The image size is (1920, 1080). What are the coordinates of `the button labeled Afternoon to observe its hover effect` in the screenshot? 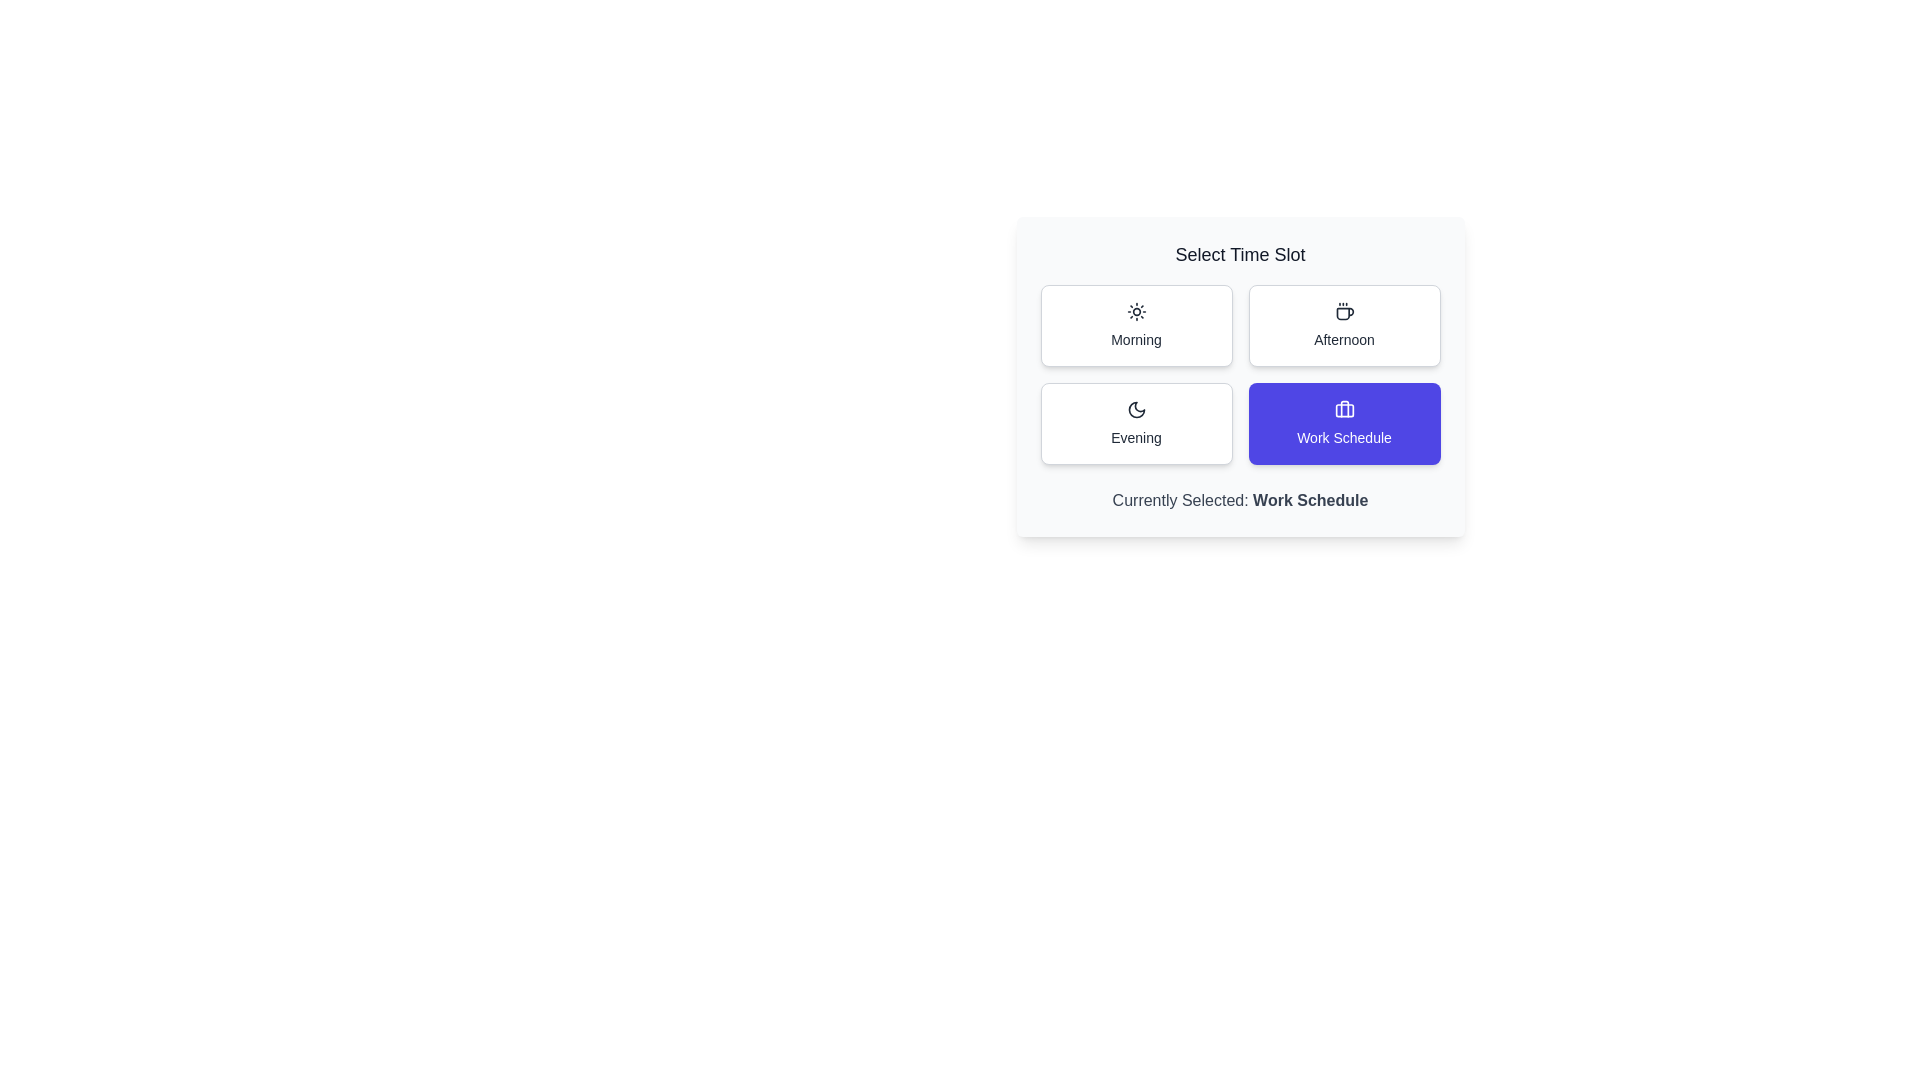 It's located at (1344, 325).